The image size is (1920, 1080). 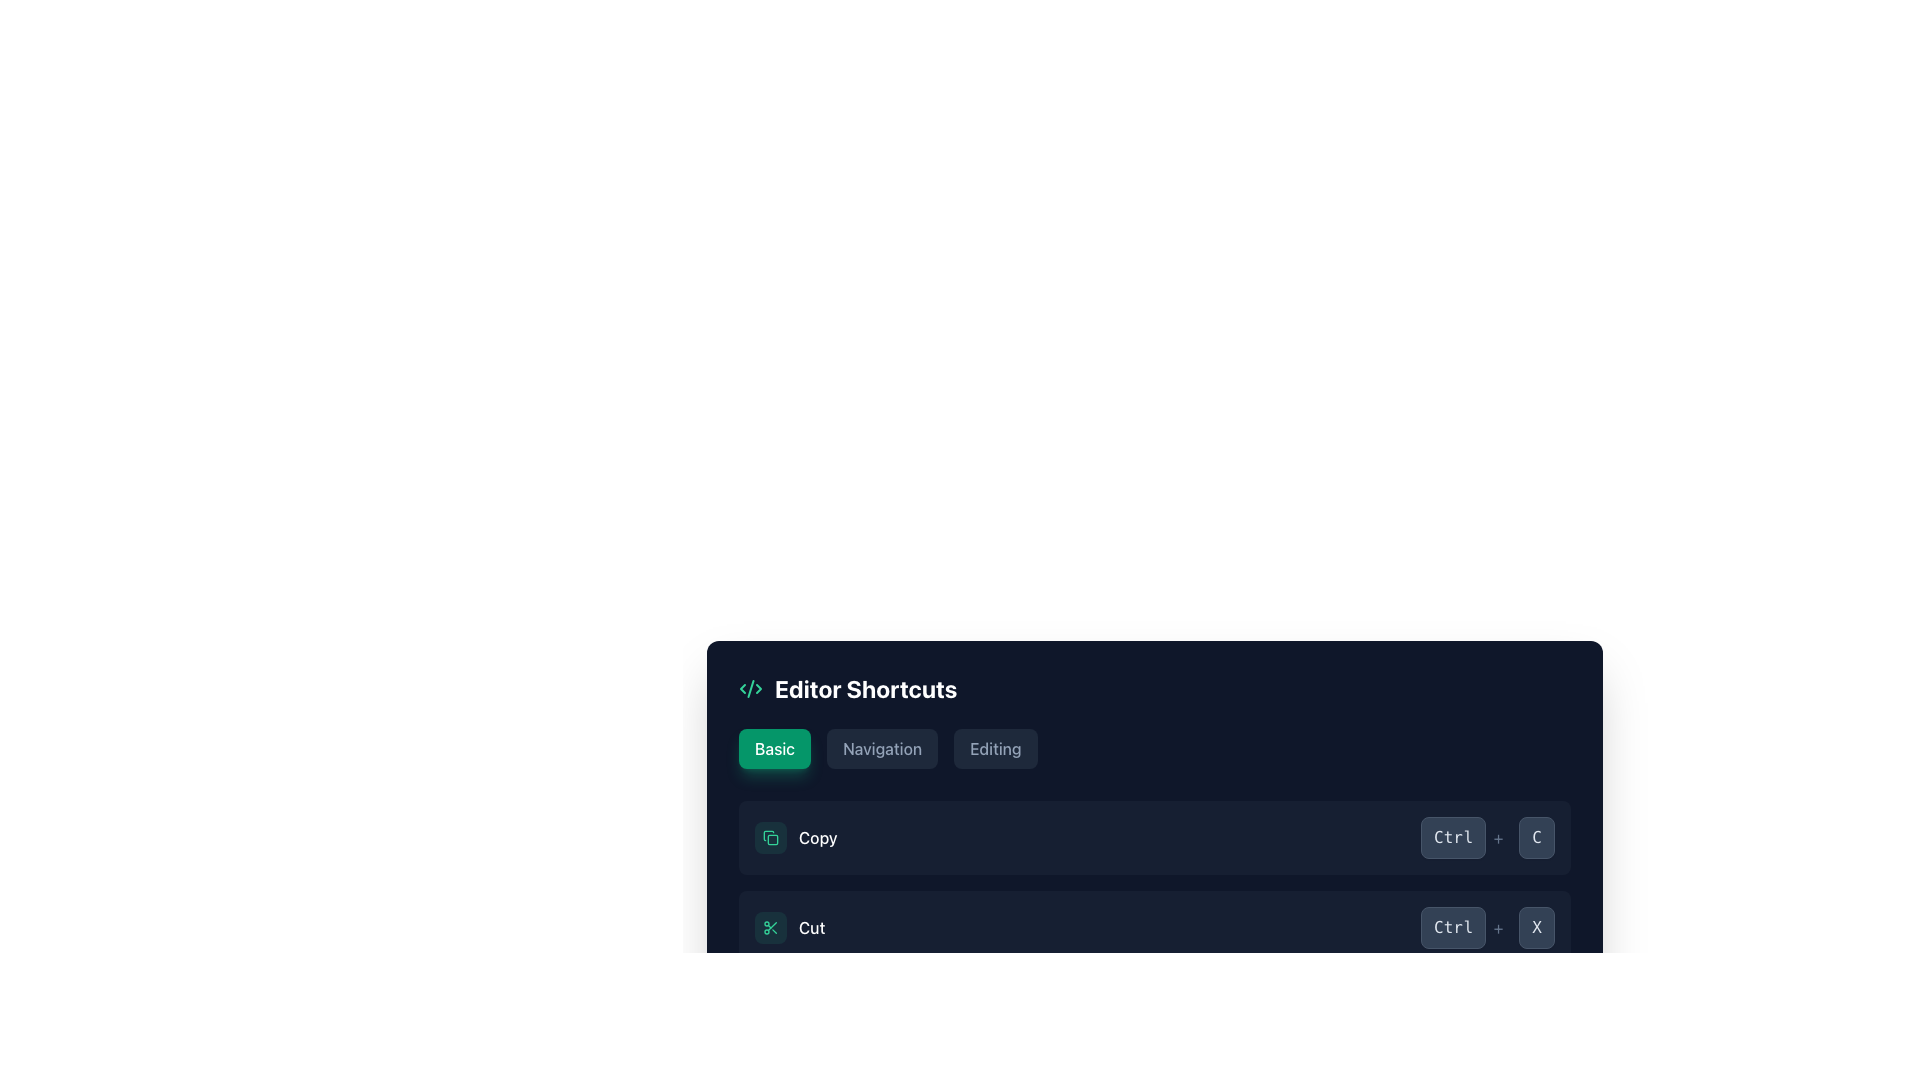 I want to click on the label representing the 'Ctrl+' keyboard shortcut in the 'Ctrl+C' combination, located in the second row of the list-like setup, so click(x=1466, y=837).